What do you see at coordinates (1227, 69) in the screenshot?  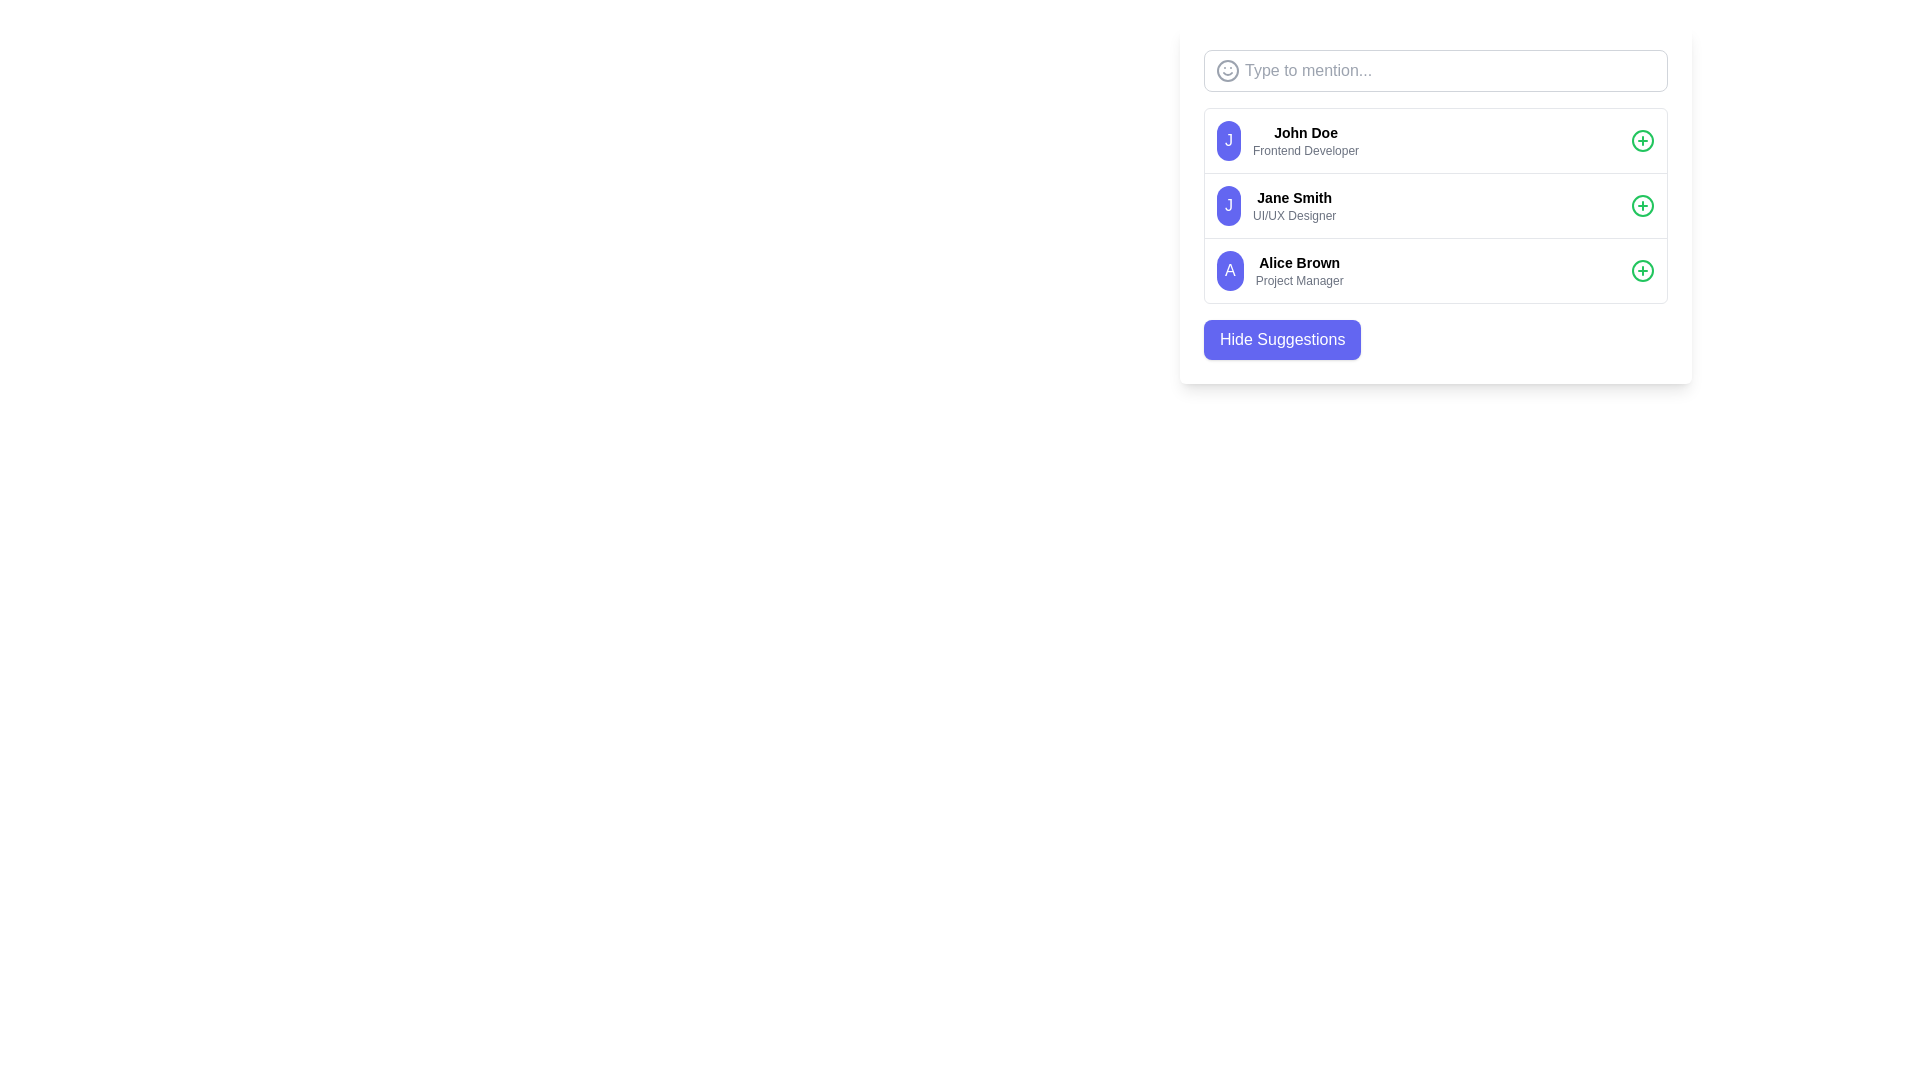 I see `the Decorative icon, which is a circular outline smiley face located on the left side of the text input field labeled 'Type to mention...'` at bounding box center [1227, 69].